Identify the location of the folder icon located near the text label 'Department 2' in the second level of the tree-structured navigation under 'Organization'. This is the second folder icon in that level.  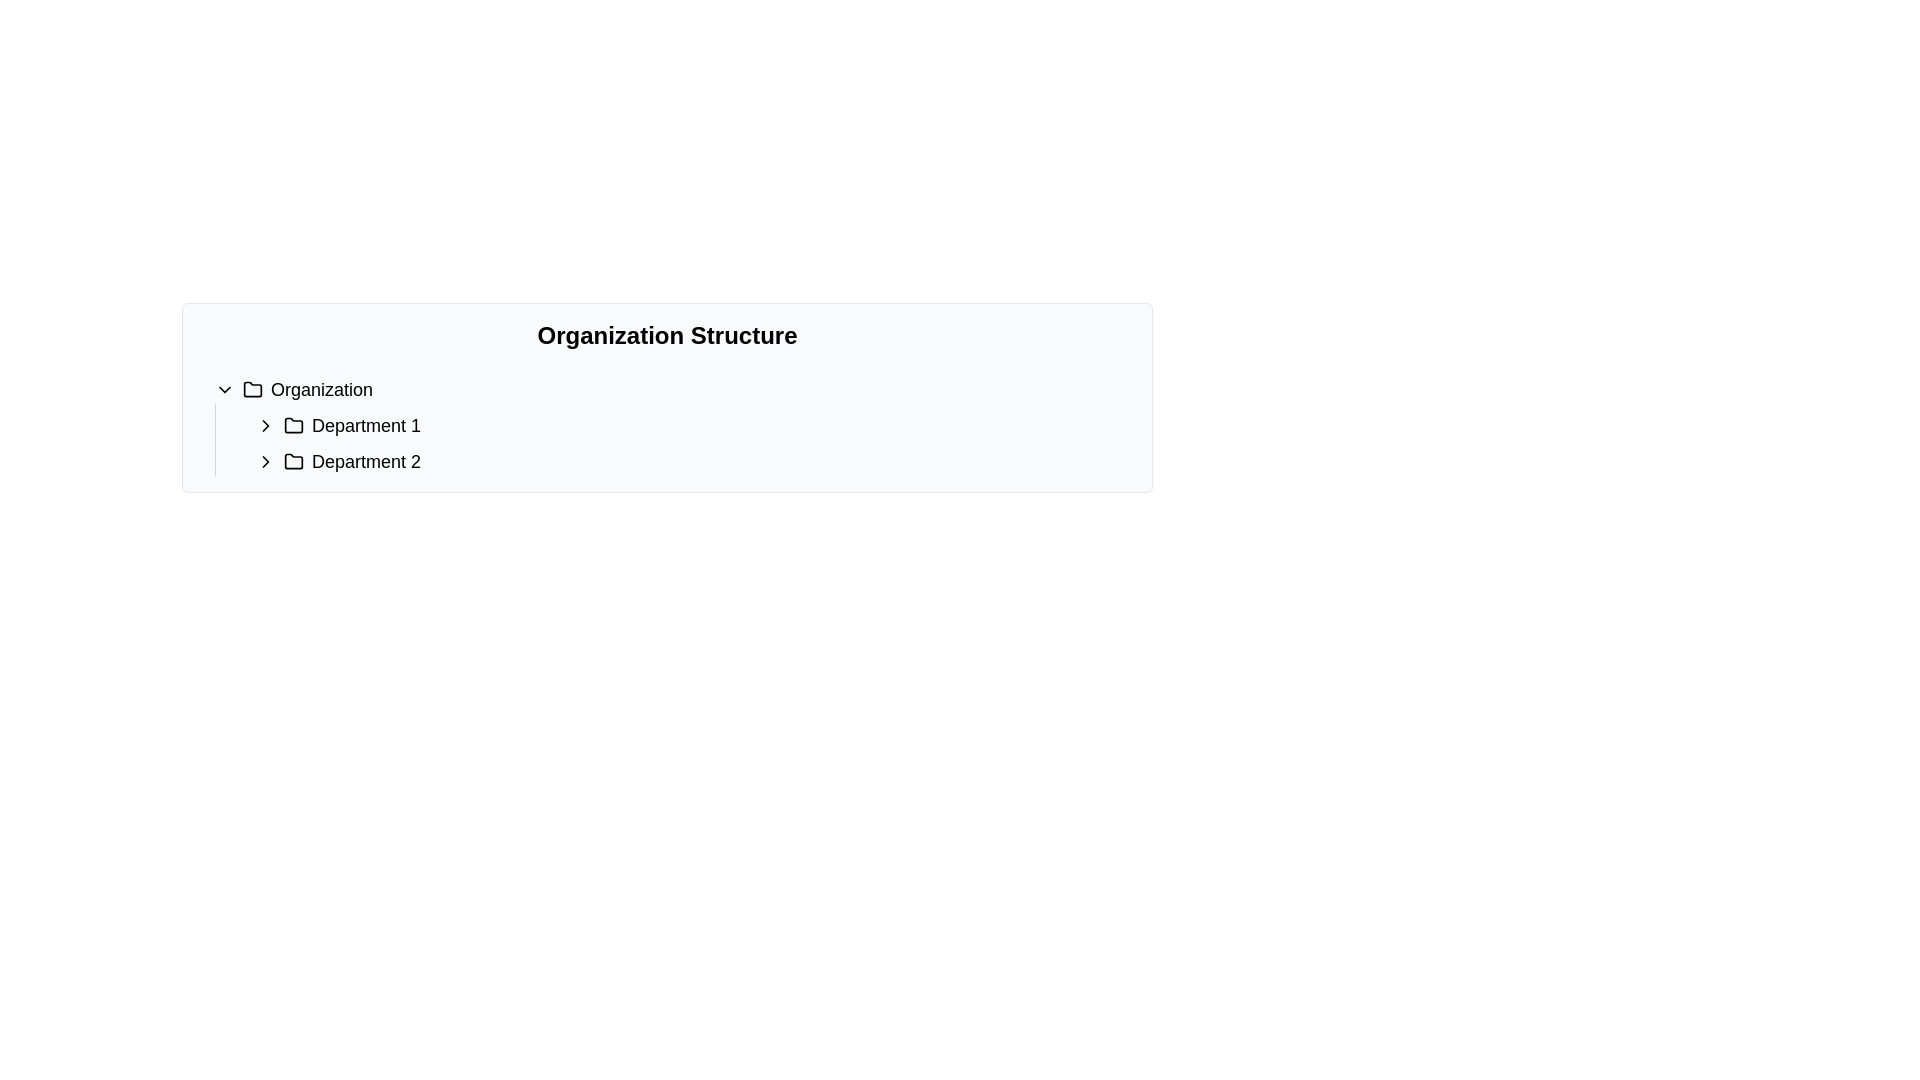
(292, 461).